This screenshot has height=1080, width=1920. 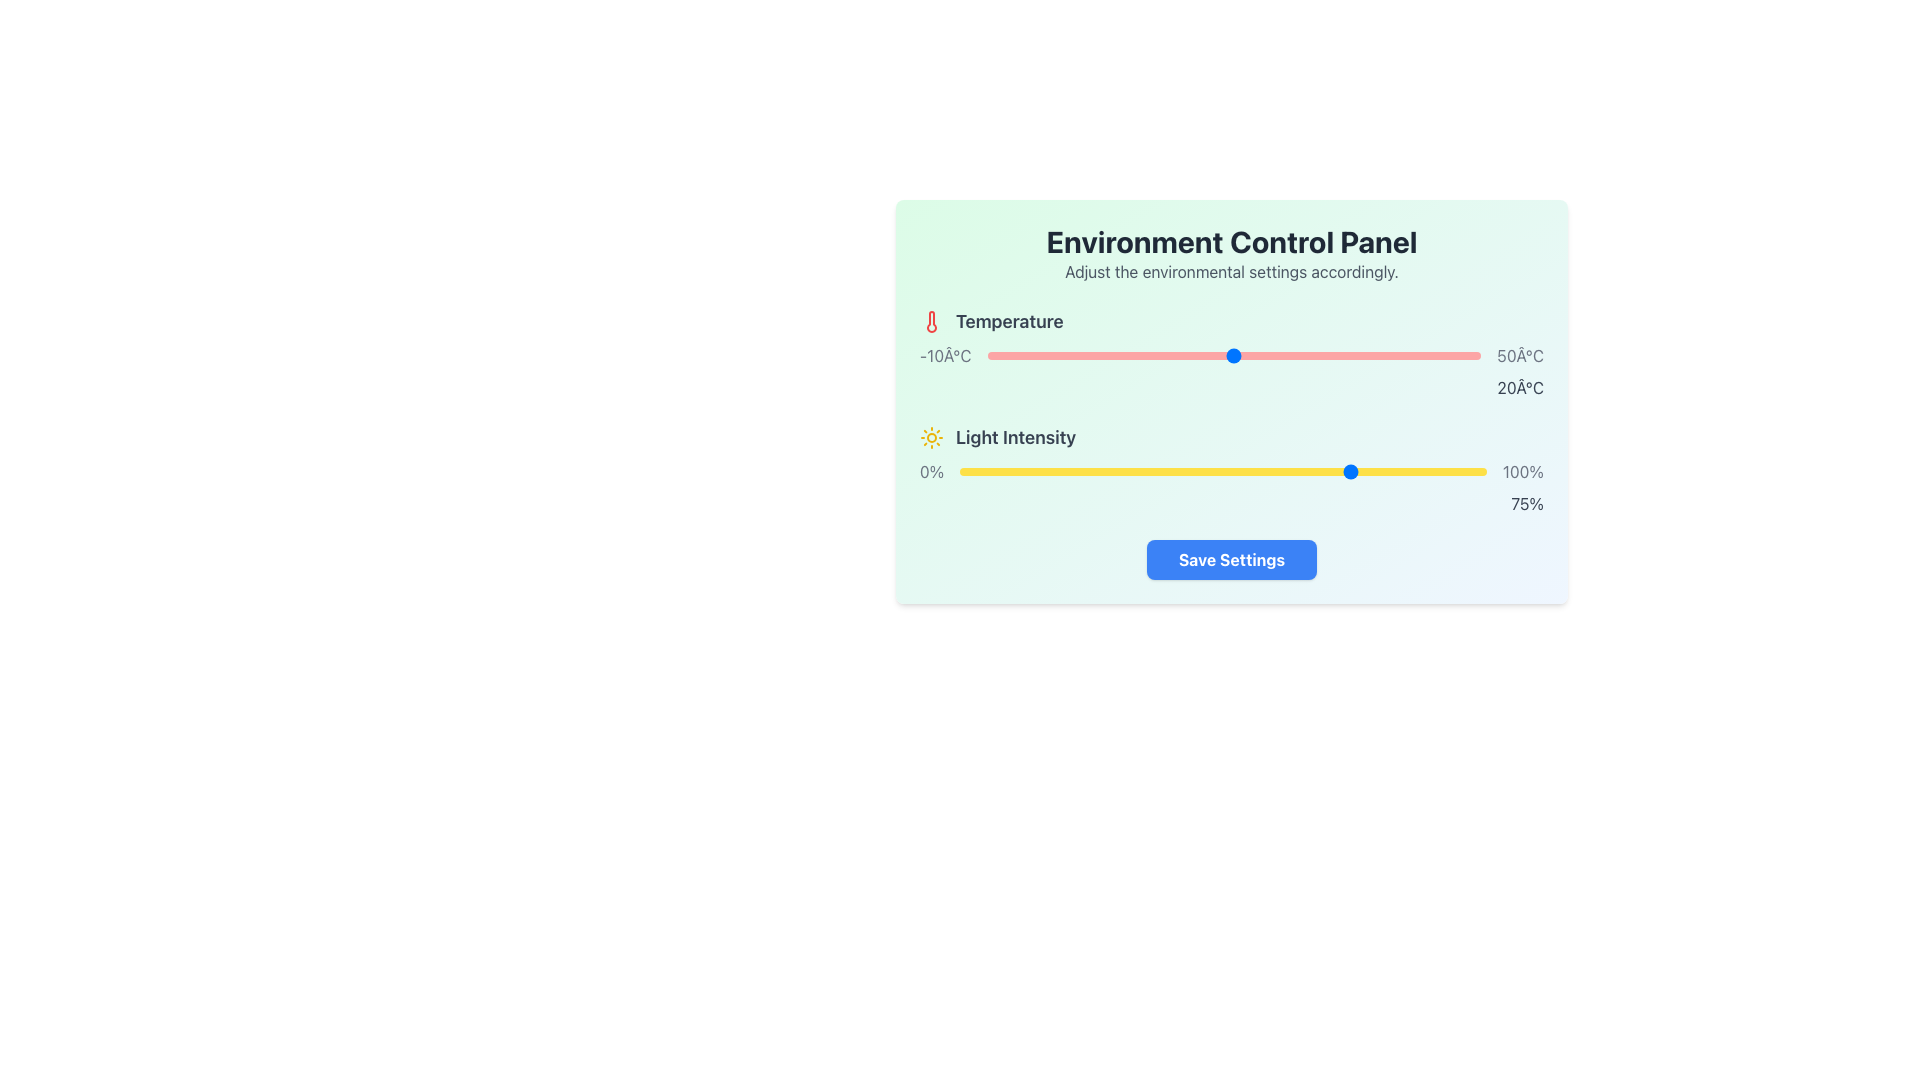 What do you see at coordinates (944, 354) in the screenshot?
I see `the text label displaying '-10°C', which indicates the minimum temperature value and is positioned to the left of the horizontal slider under the 'Temperature' heading` at bounding box center [944, 354].